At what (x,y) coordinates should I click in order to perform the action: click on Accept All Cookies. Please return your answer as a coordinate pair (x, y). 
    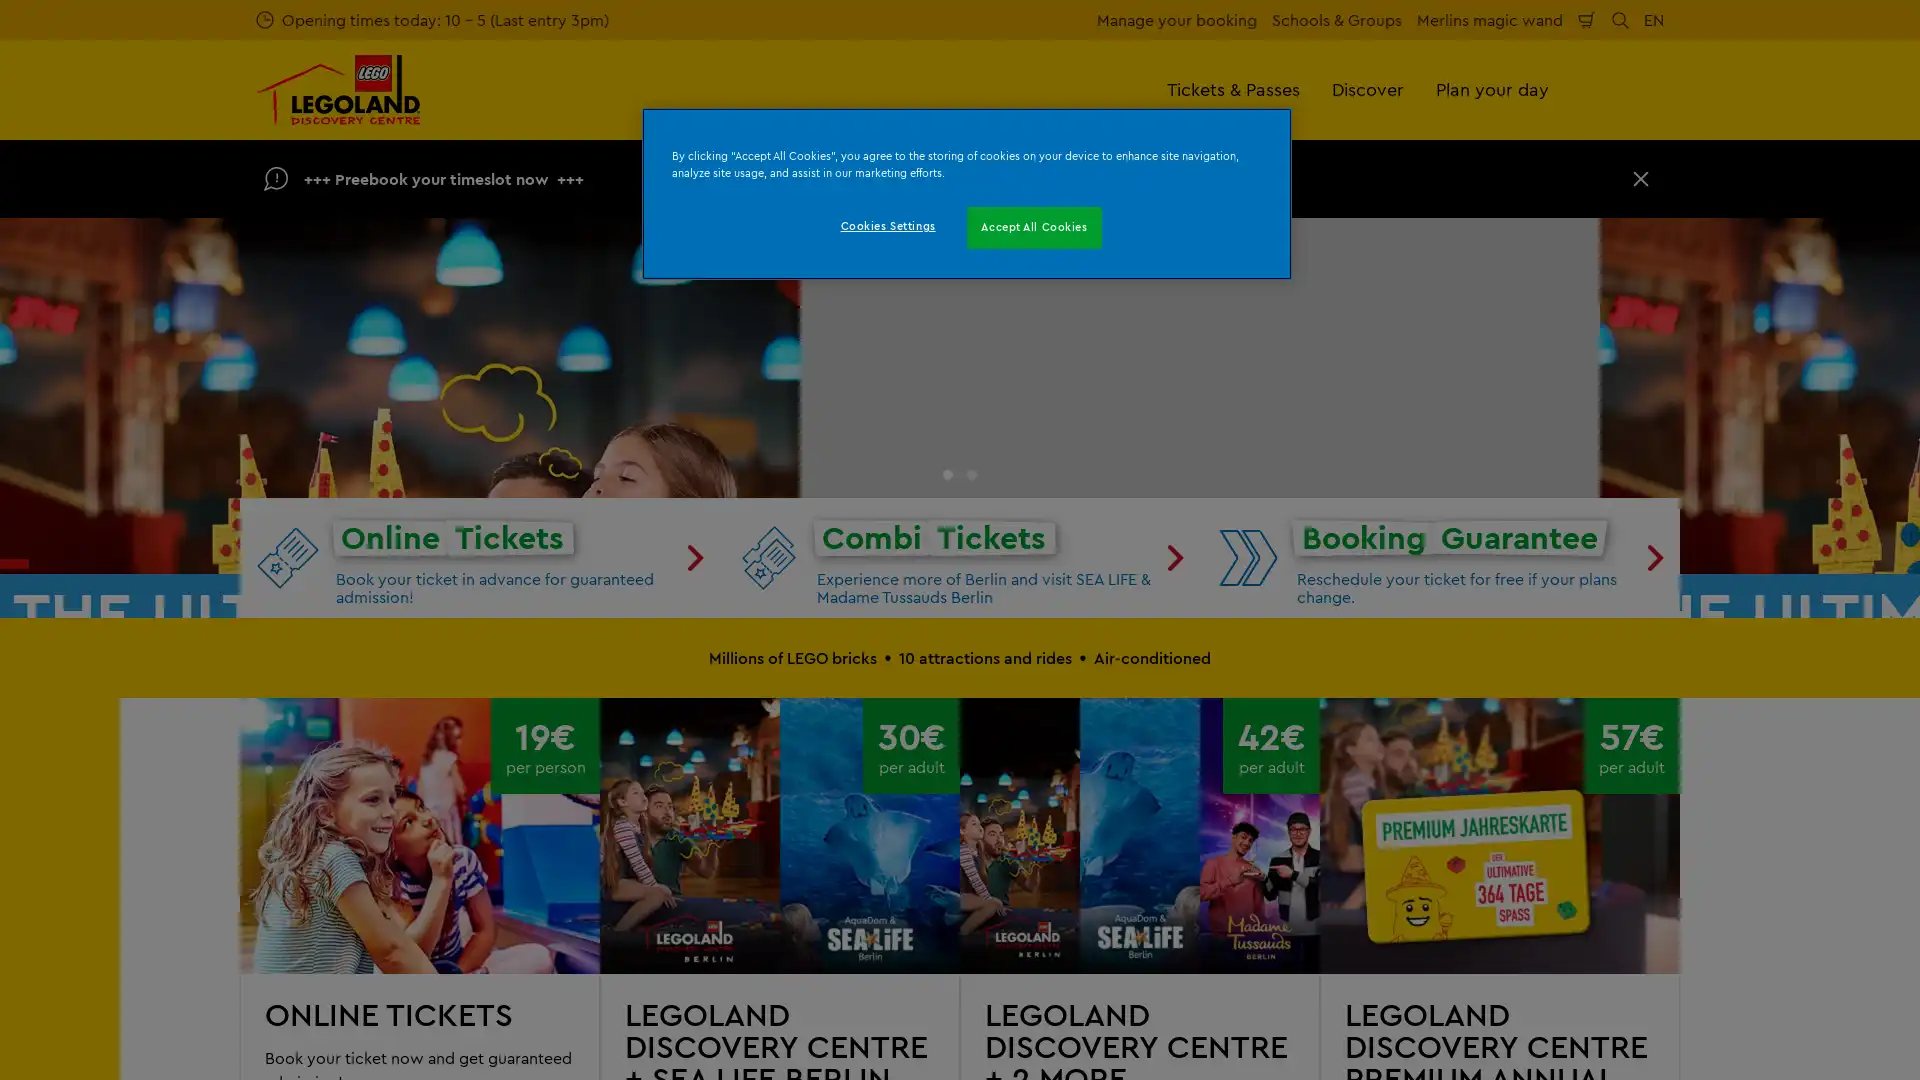
    Looking at the image, I should click on (1034, 226).